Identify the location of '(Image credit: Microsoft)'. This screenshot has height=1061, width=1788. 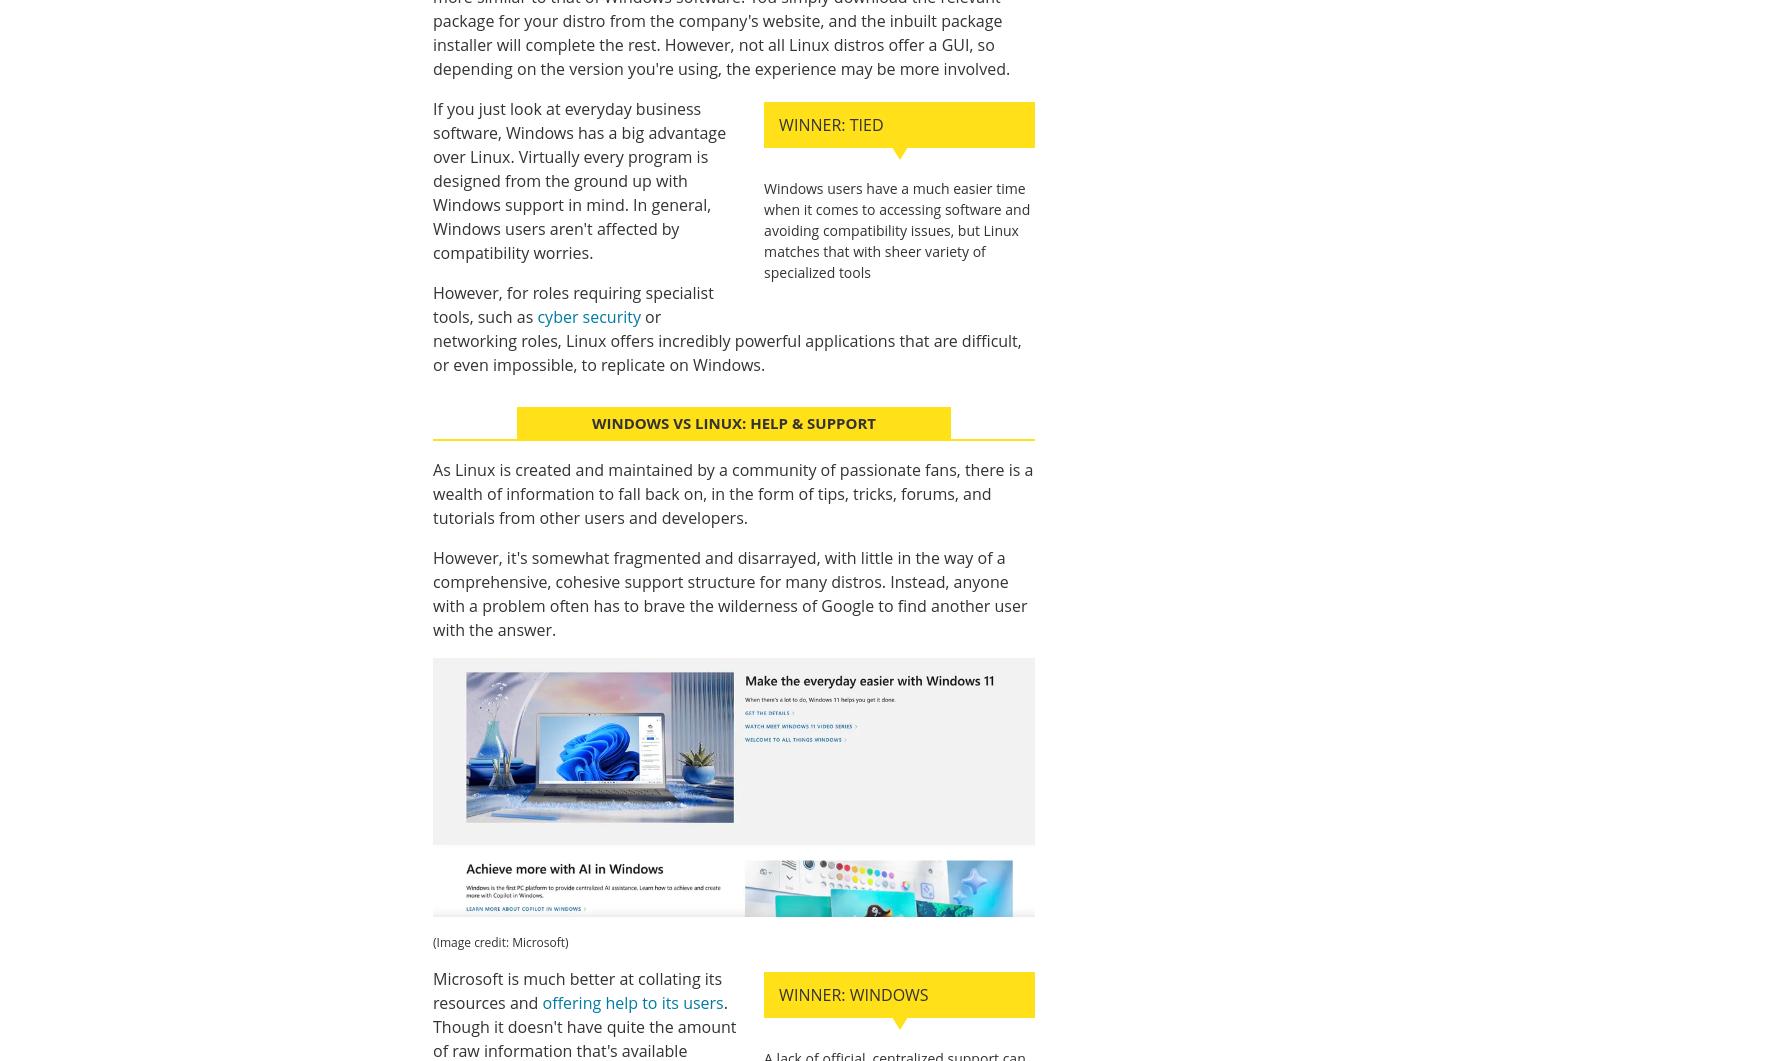
(432, 941).